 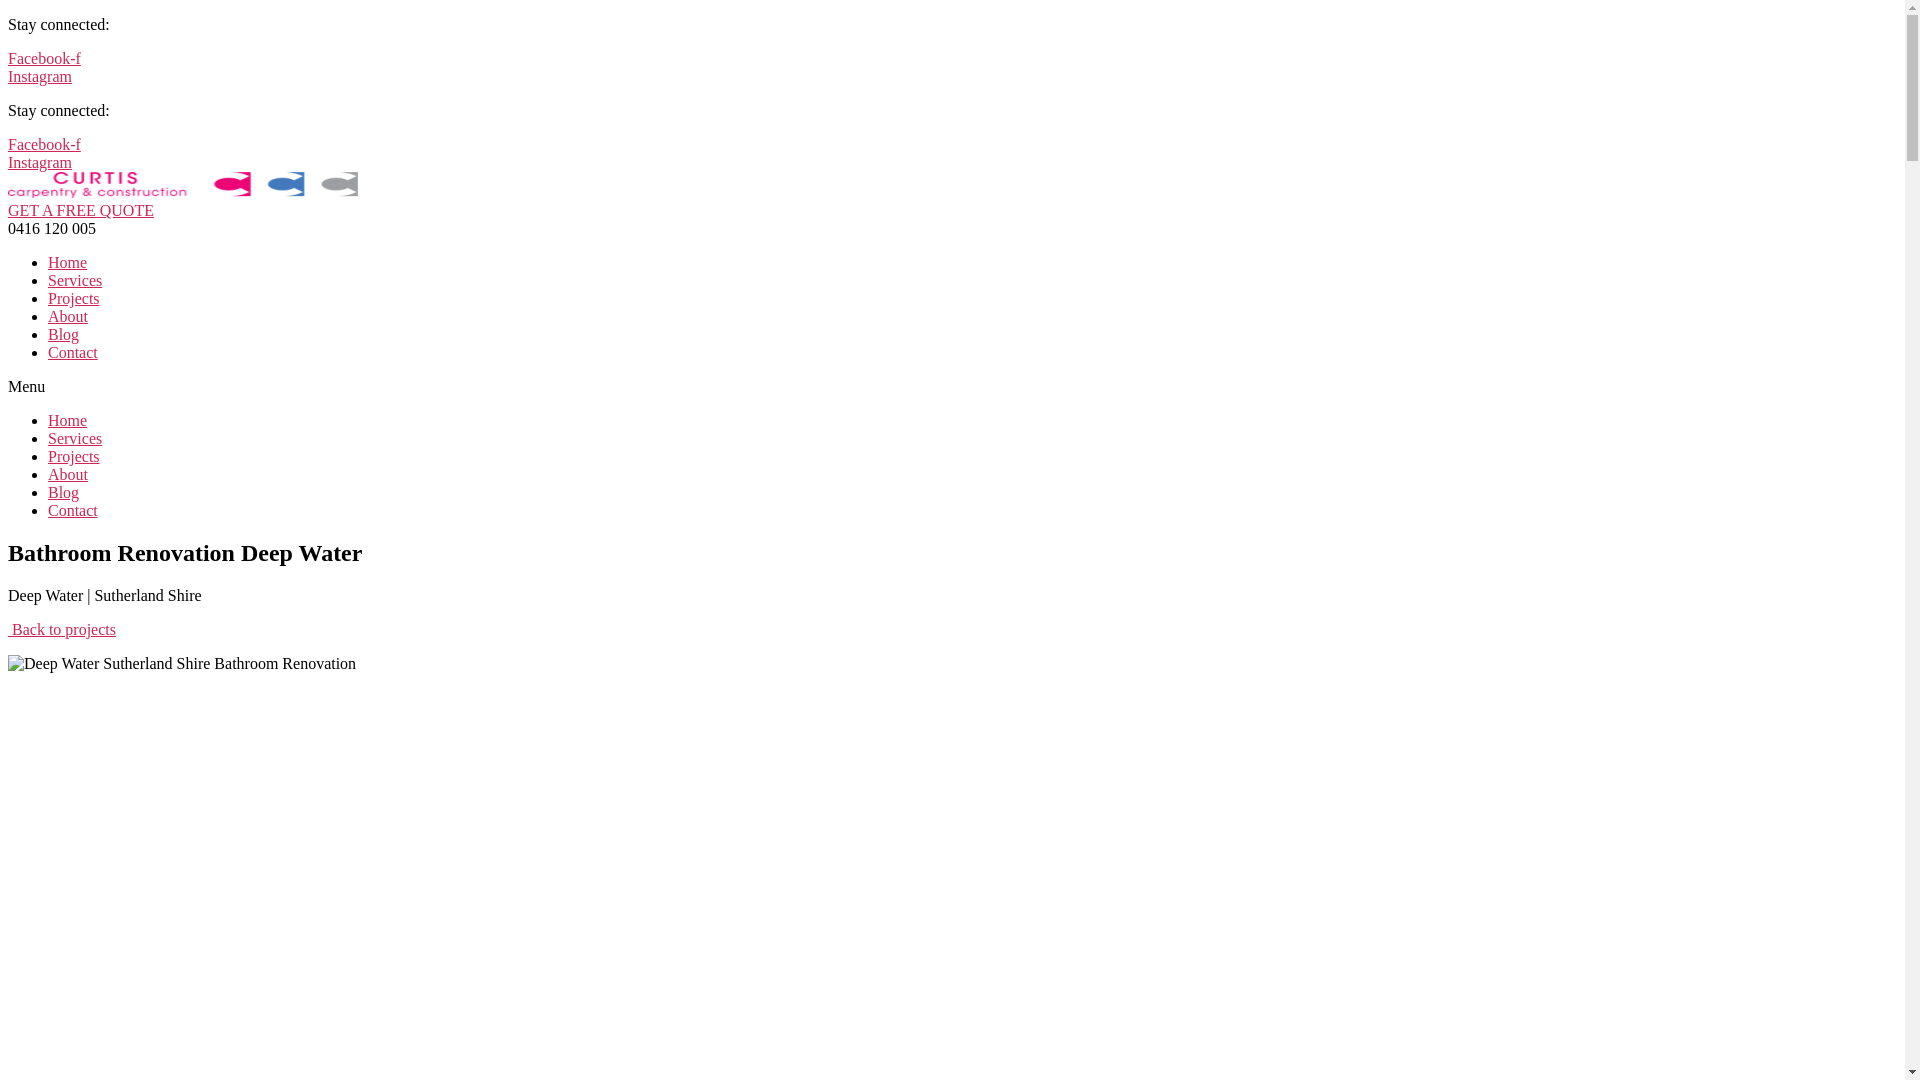 What do you see at coordinates (48, 509) in the screenshot?
I see `'Contact'` at bounding box center [48, 509].